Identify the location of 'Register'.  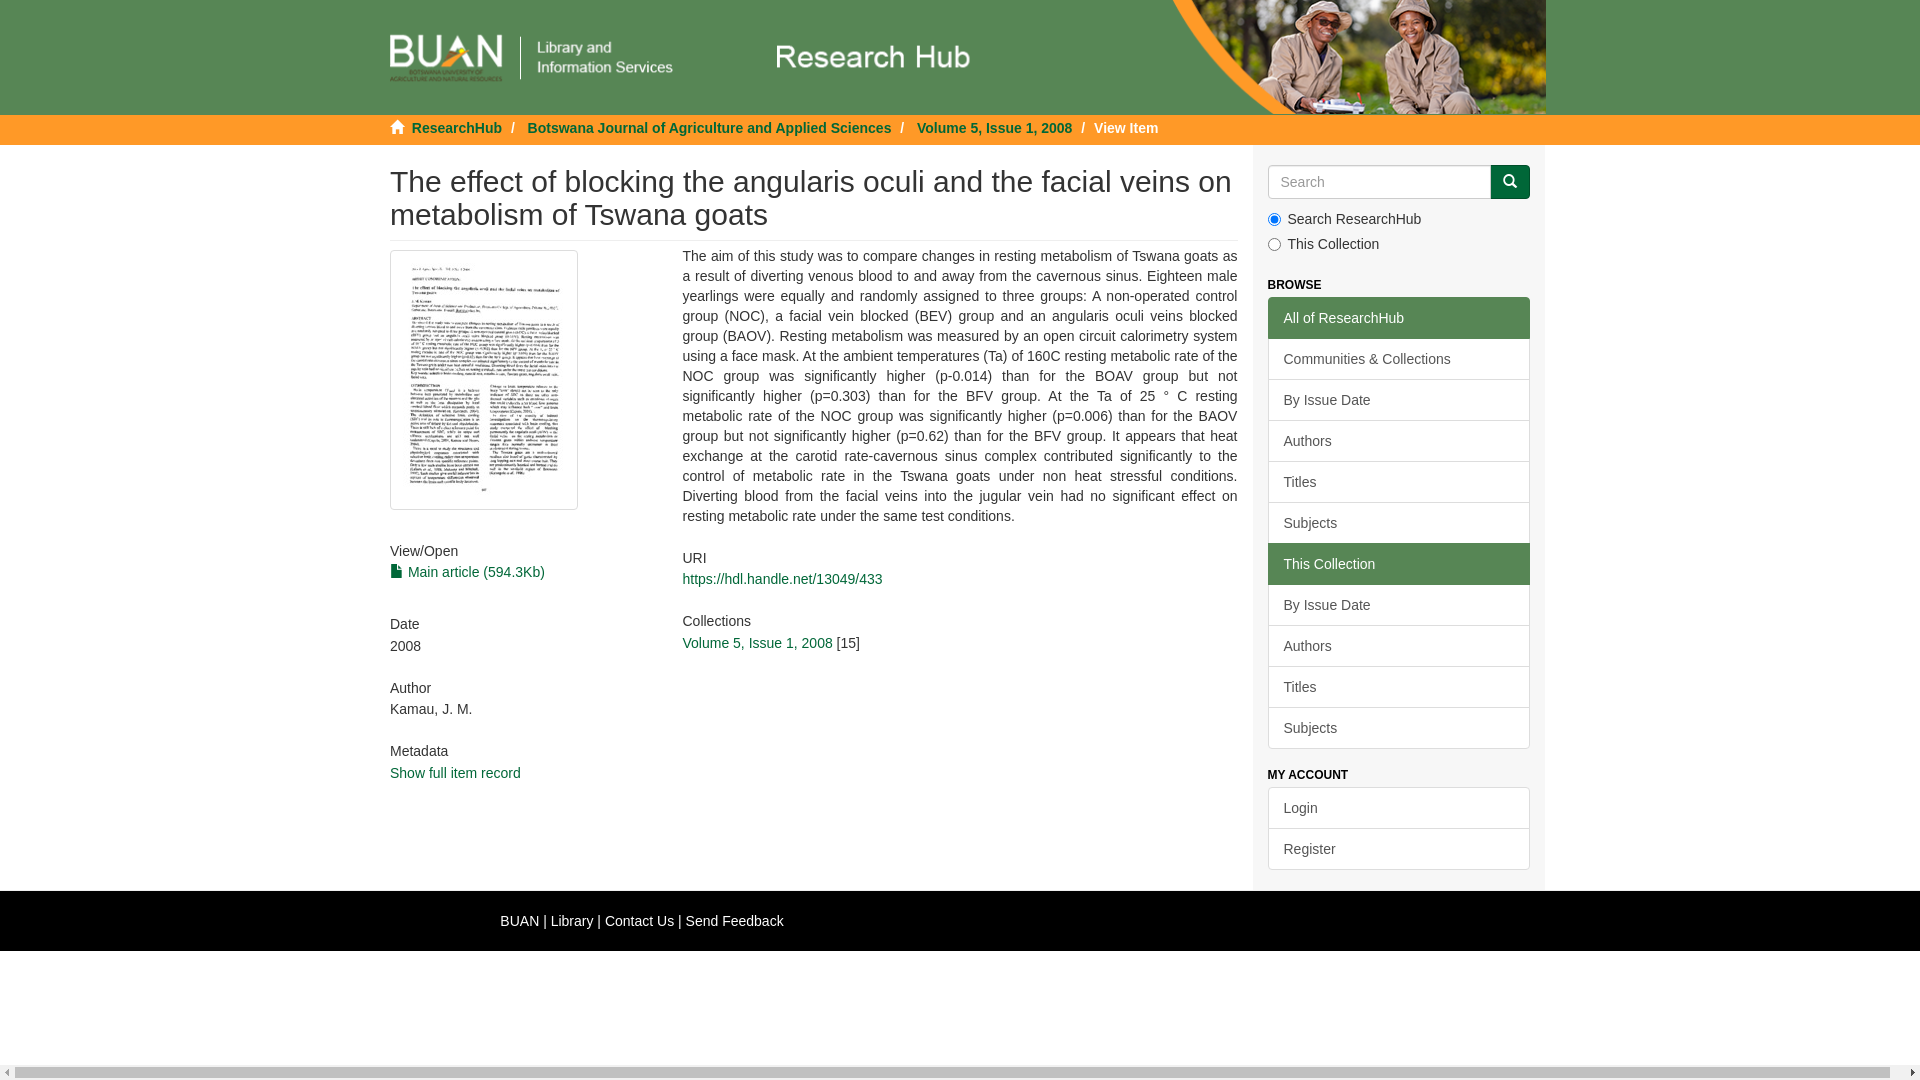
(1398, 848).